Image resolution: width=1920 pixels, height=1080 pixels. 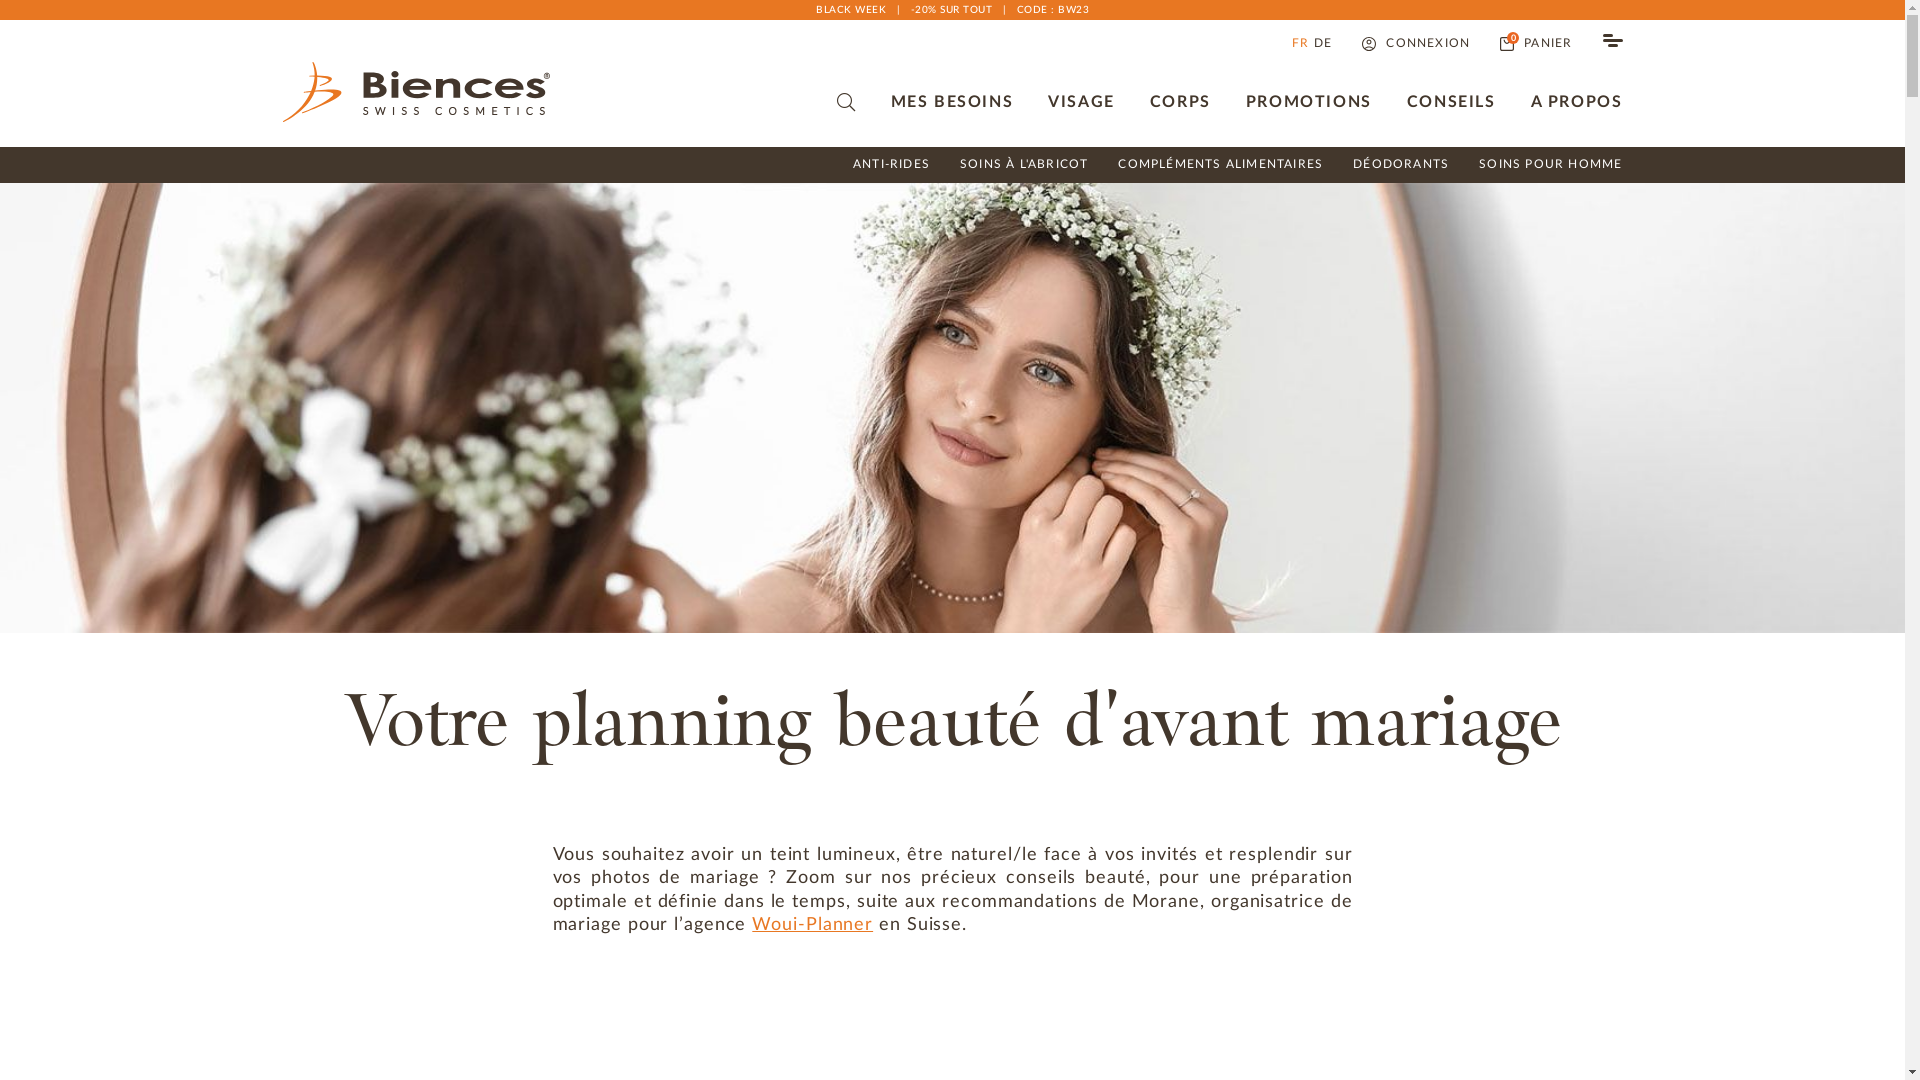 I want to click on 'CONNEXION', so click(x=1415, y=43).